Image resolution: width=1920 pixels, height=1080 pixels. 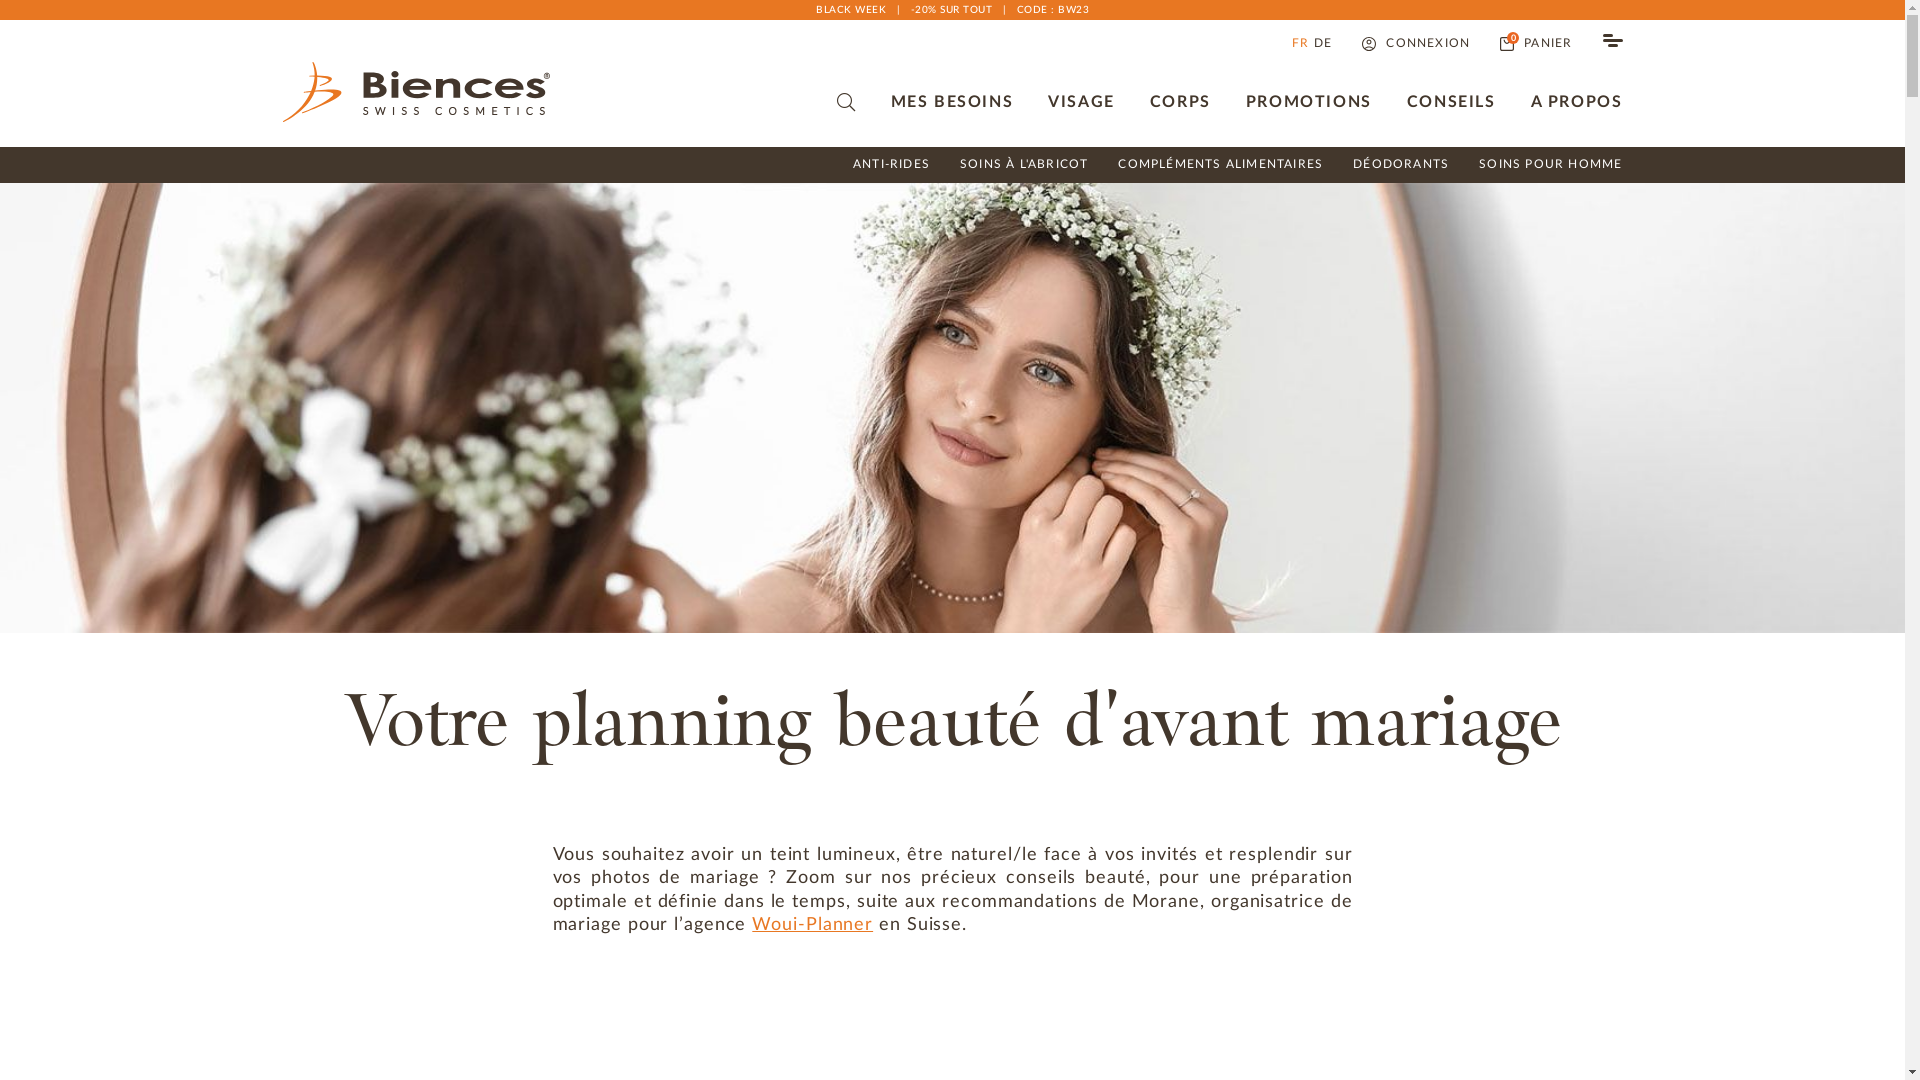 I want to click on 'CONNEXION', so click(x=1415, y=43).